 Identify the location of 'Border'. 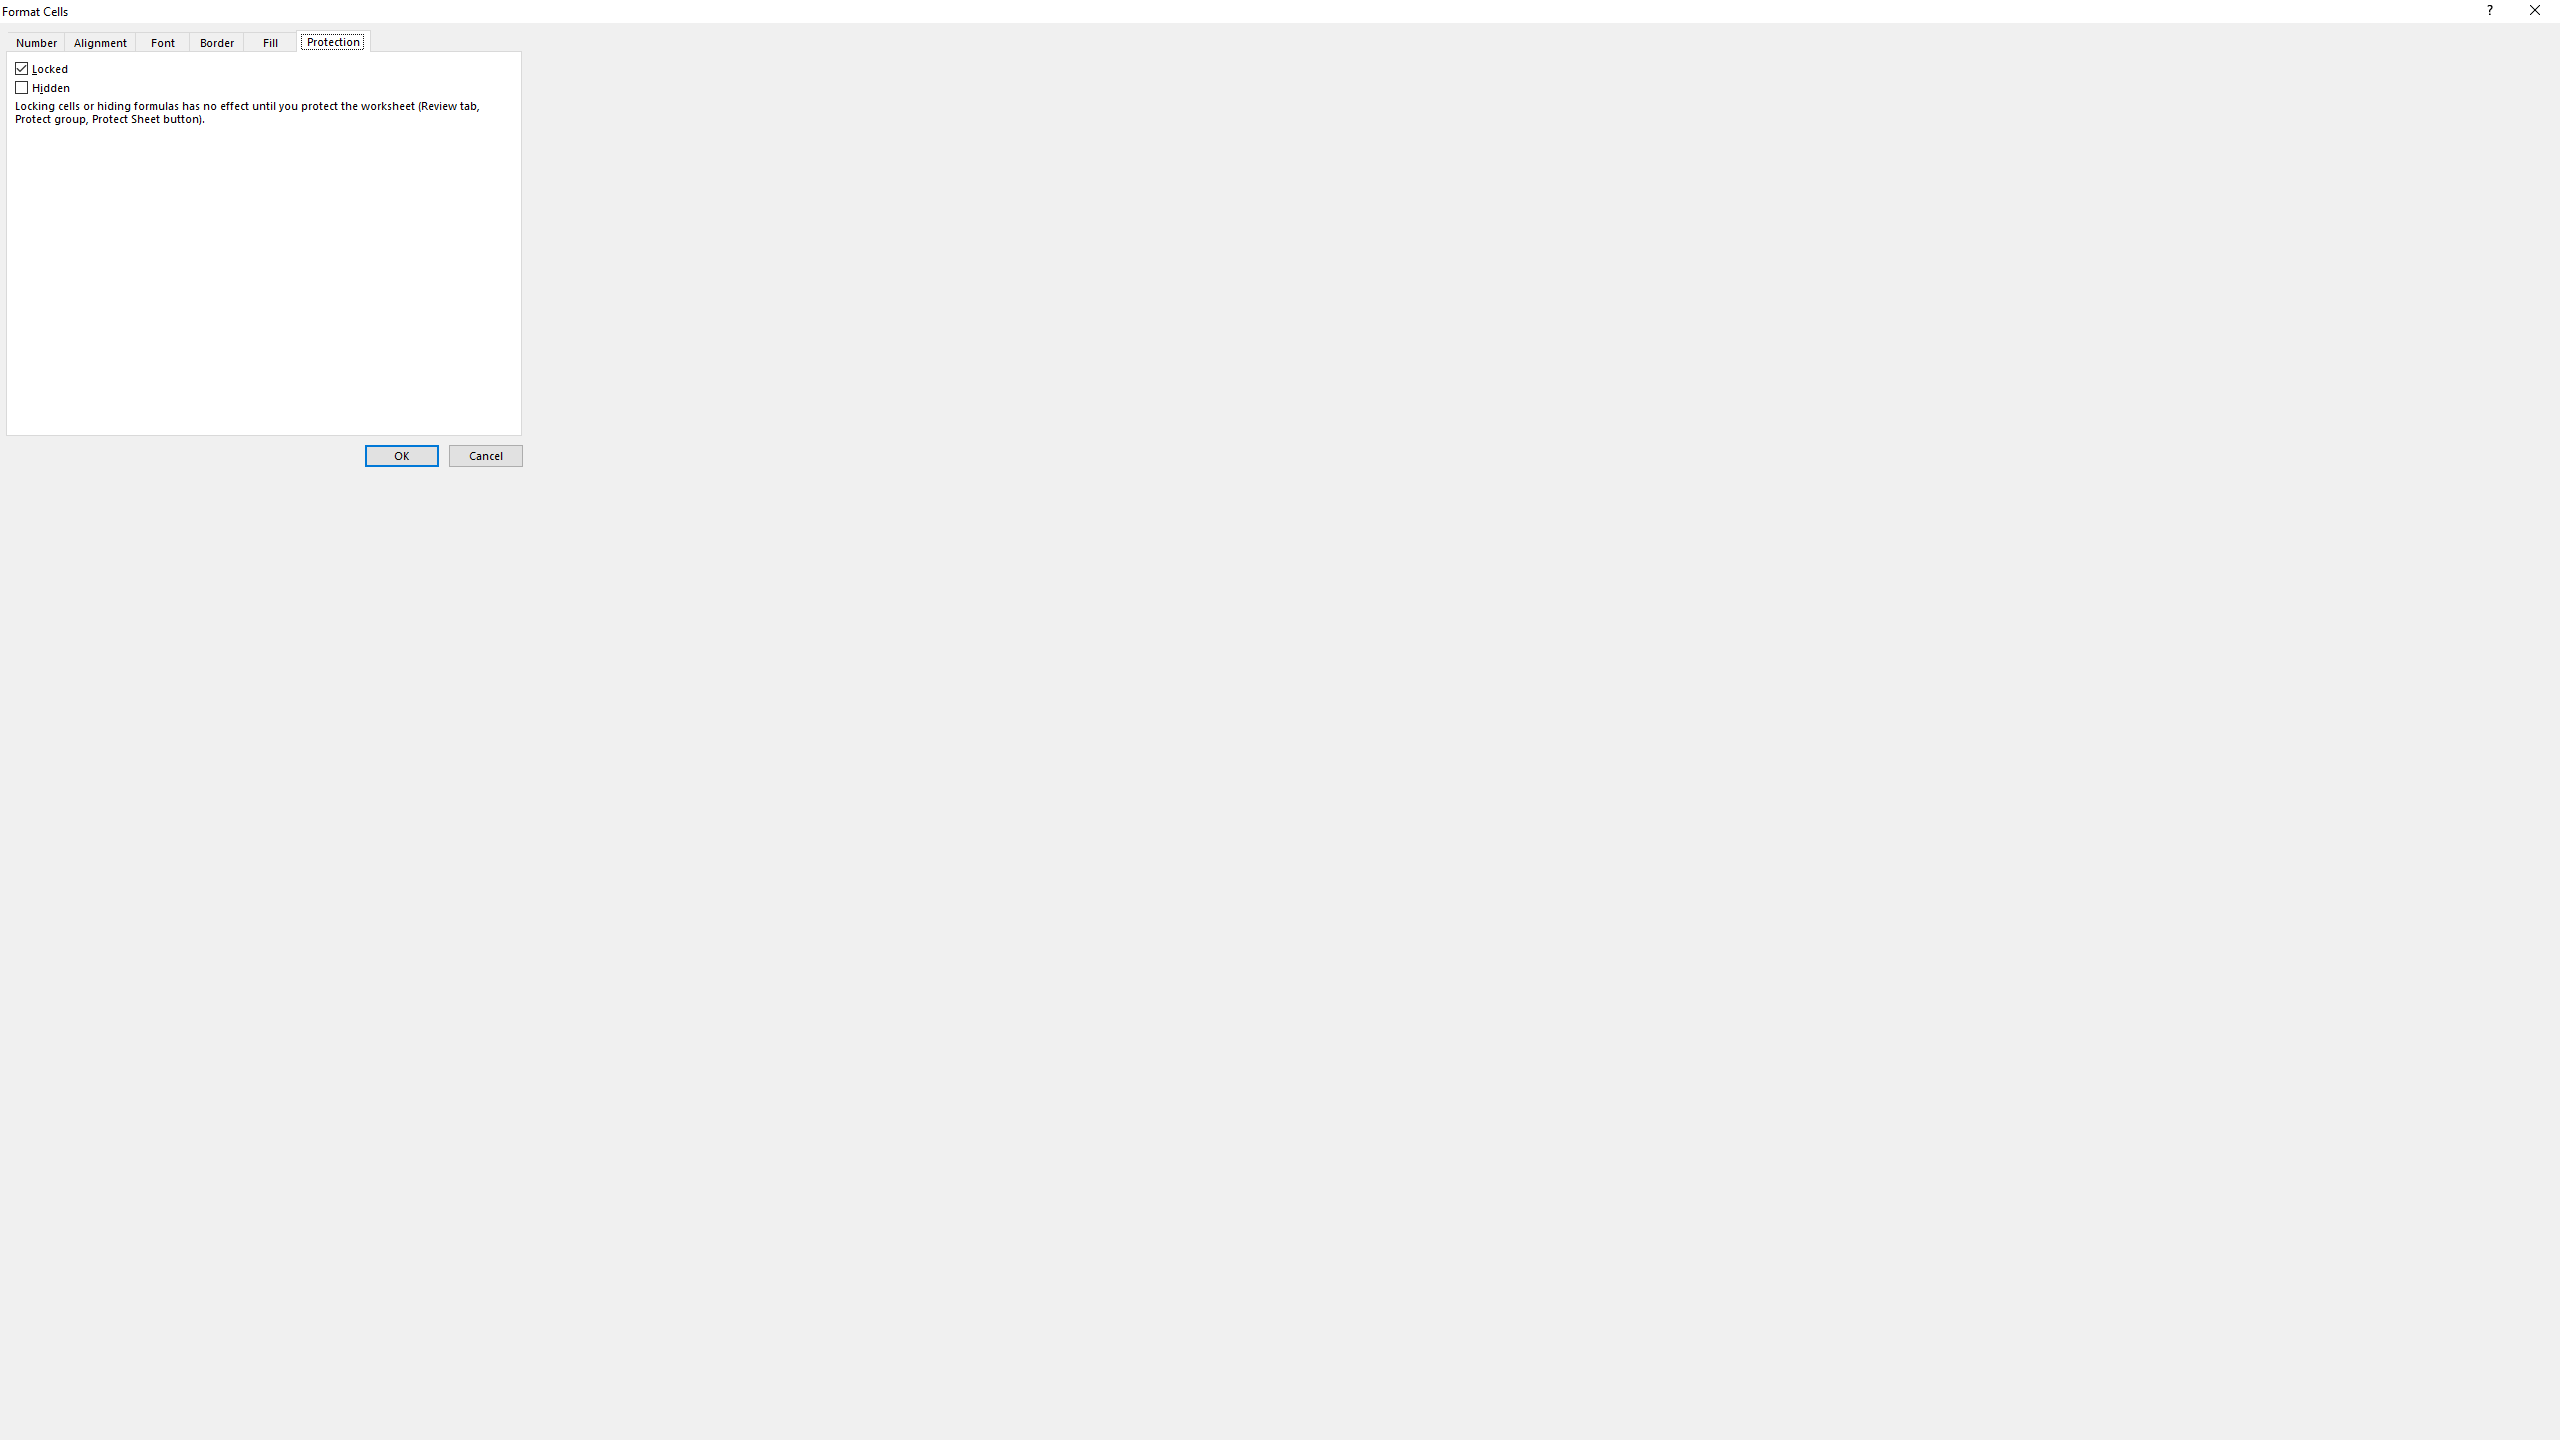
(216, 41).